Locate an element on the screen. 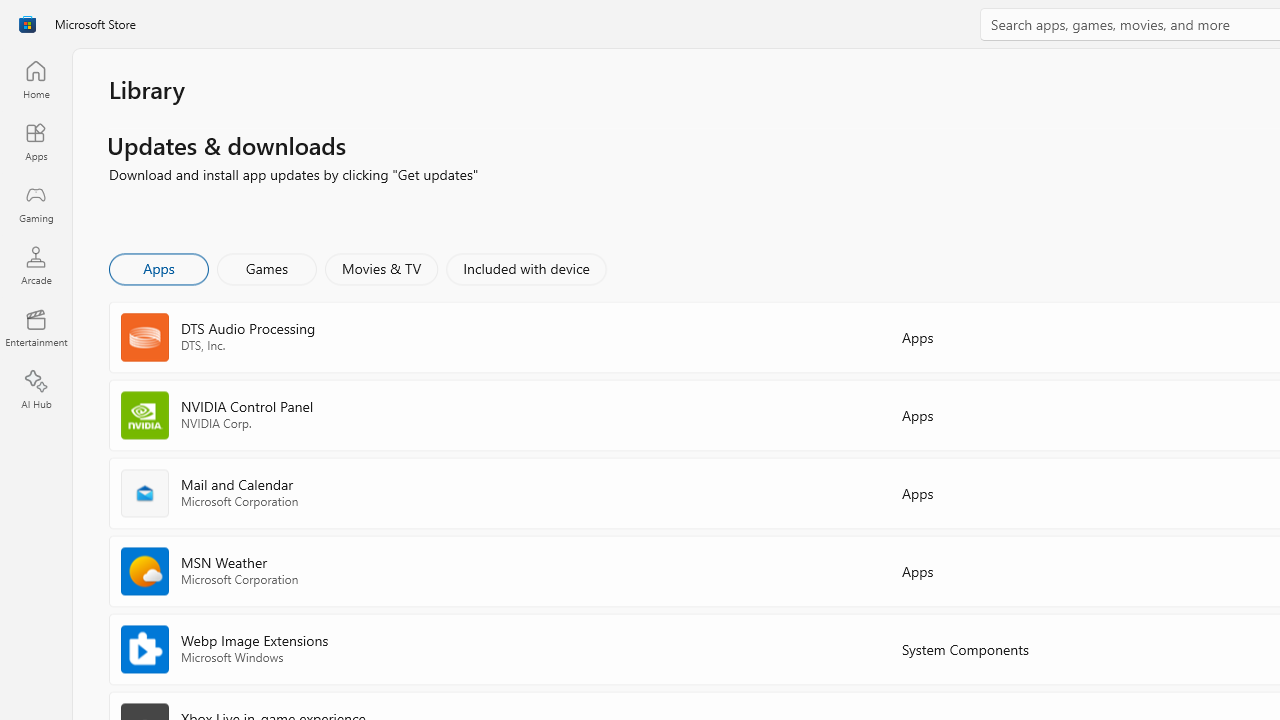 Image resolution: width=1280 pixels, height=720 pixels. 'Entertainment' is located at coordinates (35, 326).